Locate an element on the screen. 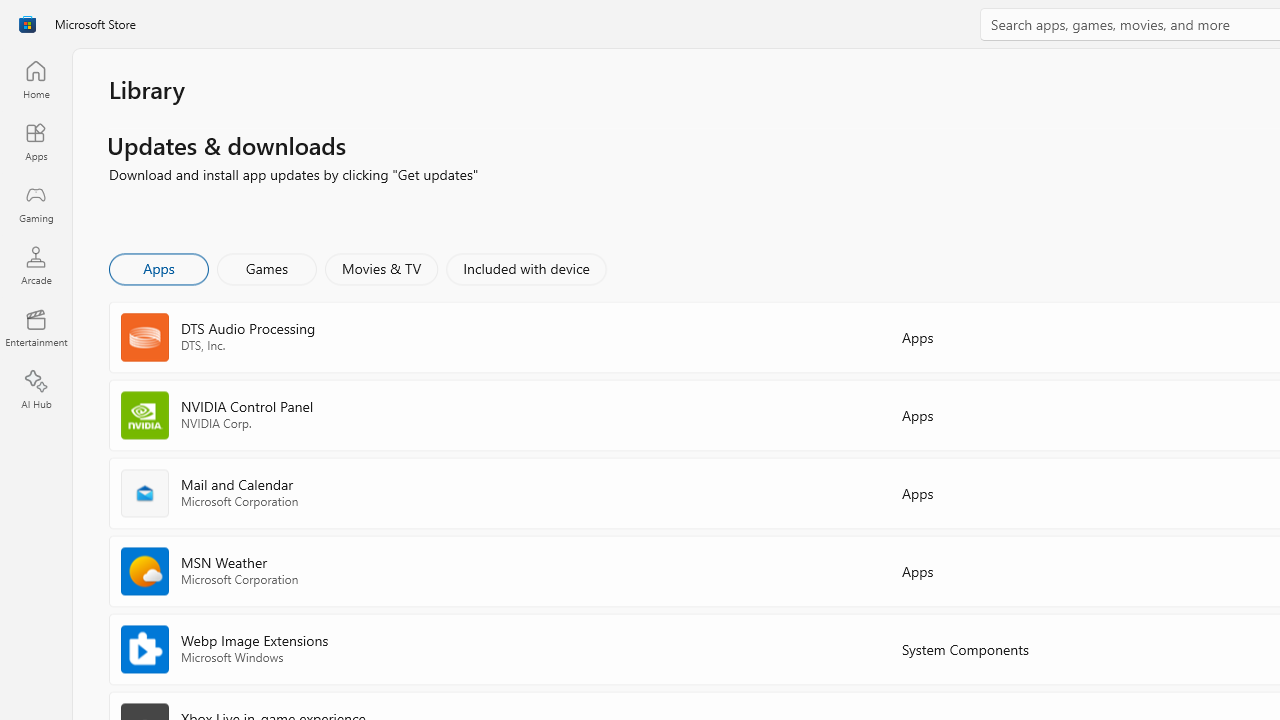 Image resolution: width=1280 pixels, height=720 pixels. 'Entertainment' is located at coordinates (35, 326).